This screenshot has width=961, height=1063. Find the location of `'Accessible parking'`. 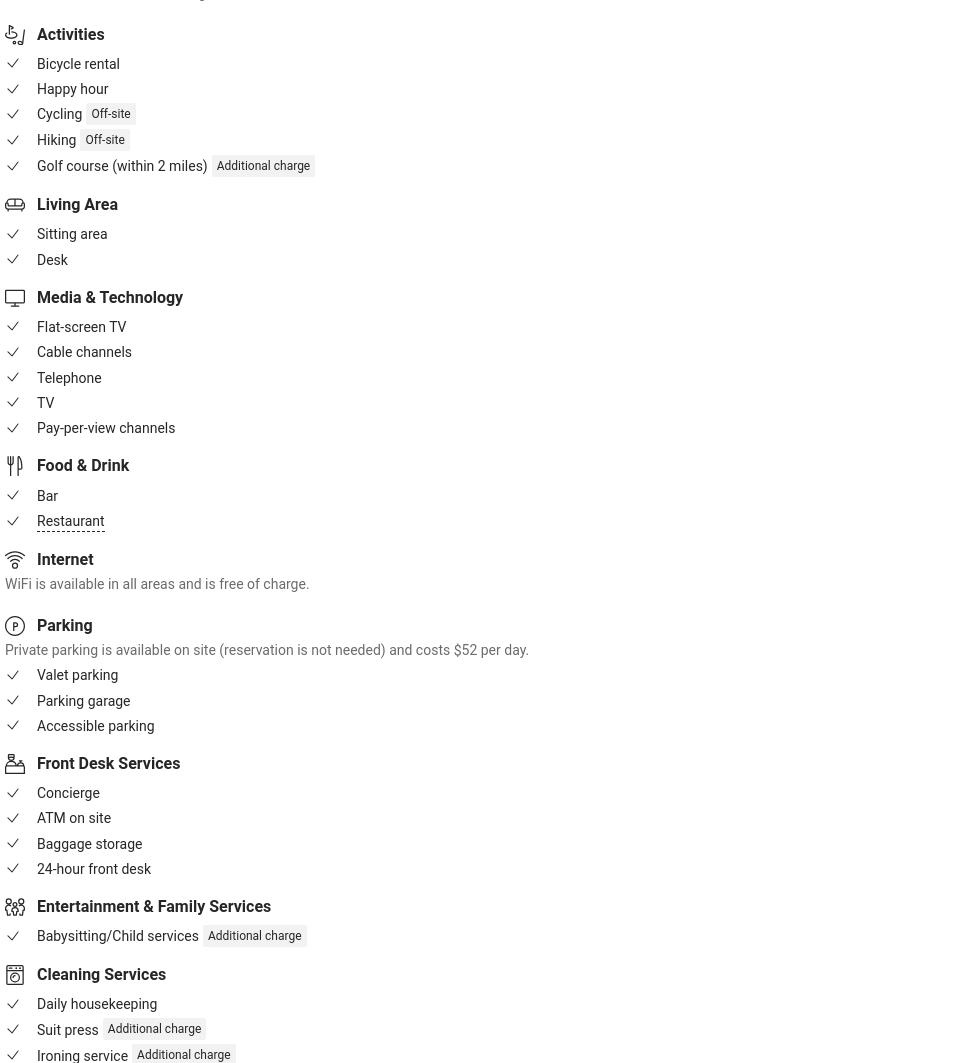

'Accessible parking' is located at coordinates (95, 723).